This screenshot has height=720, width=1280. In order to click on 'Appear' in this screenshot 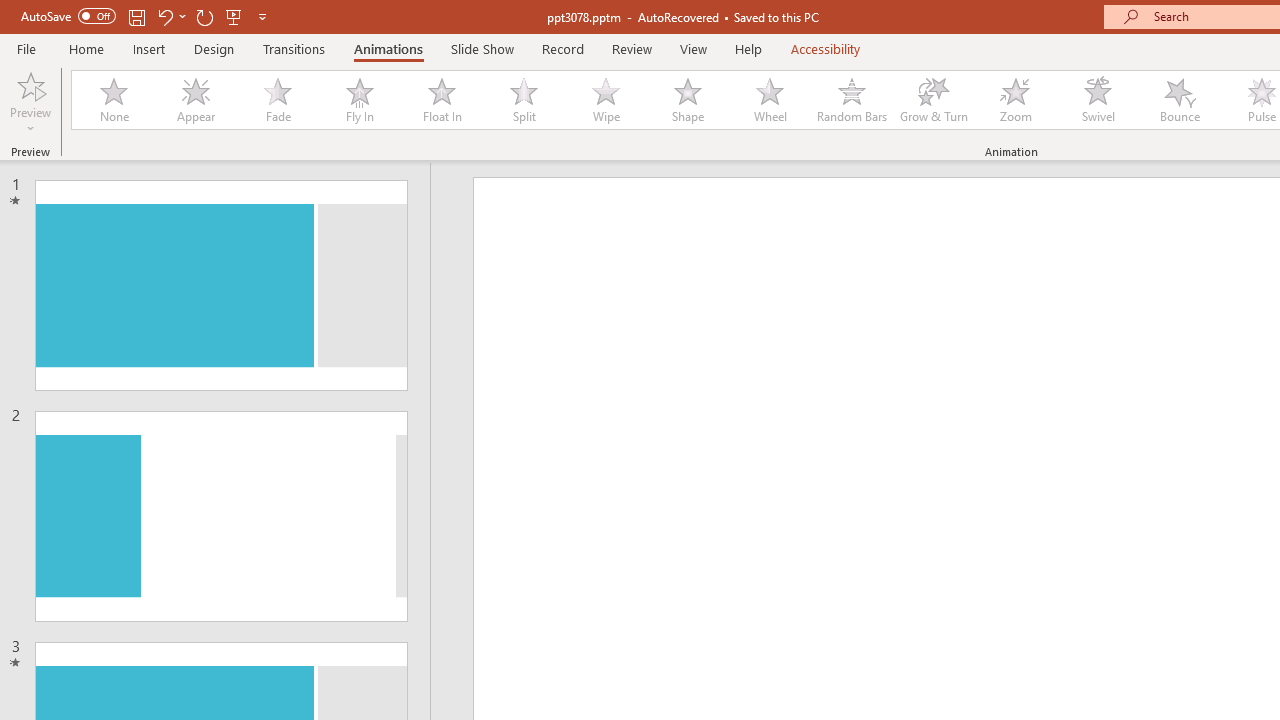, I will do `click(195, 100)`.